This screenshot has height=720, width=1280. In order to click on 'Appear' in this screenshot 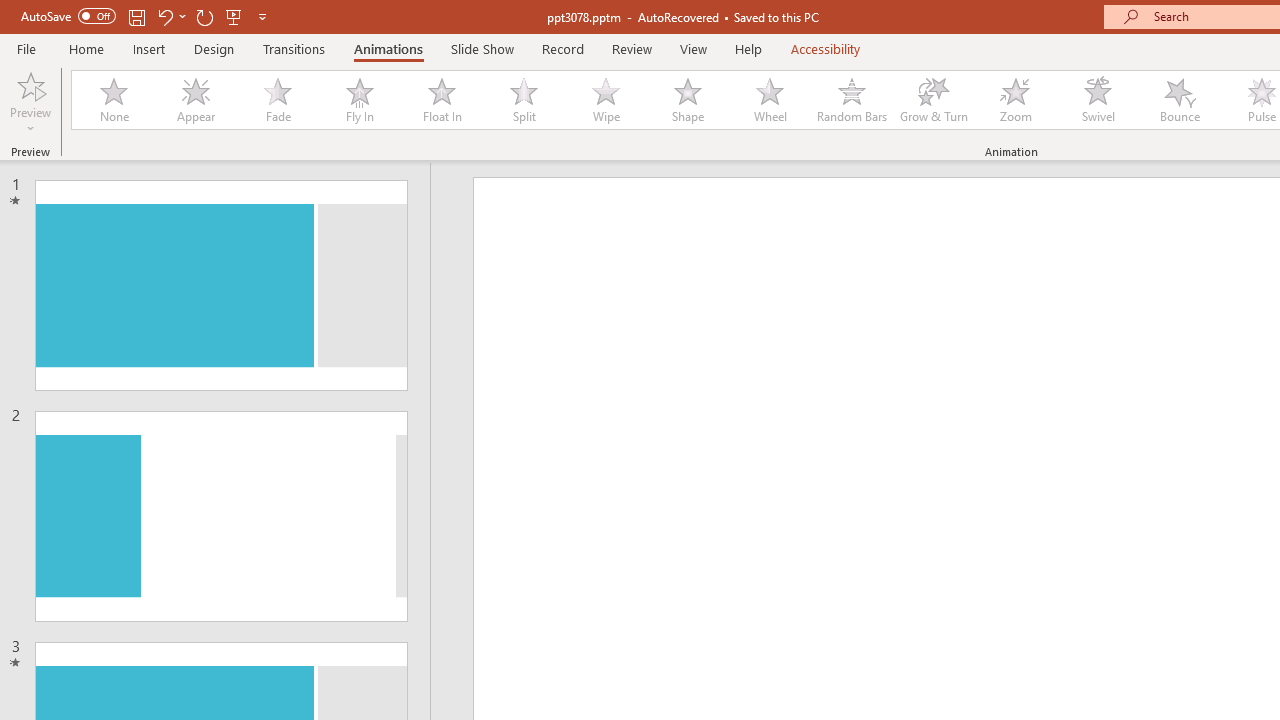, I will do `click(195, 100)`.